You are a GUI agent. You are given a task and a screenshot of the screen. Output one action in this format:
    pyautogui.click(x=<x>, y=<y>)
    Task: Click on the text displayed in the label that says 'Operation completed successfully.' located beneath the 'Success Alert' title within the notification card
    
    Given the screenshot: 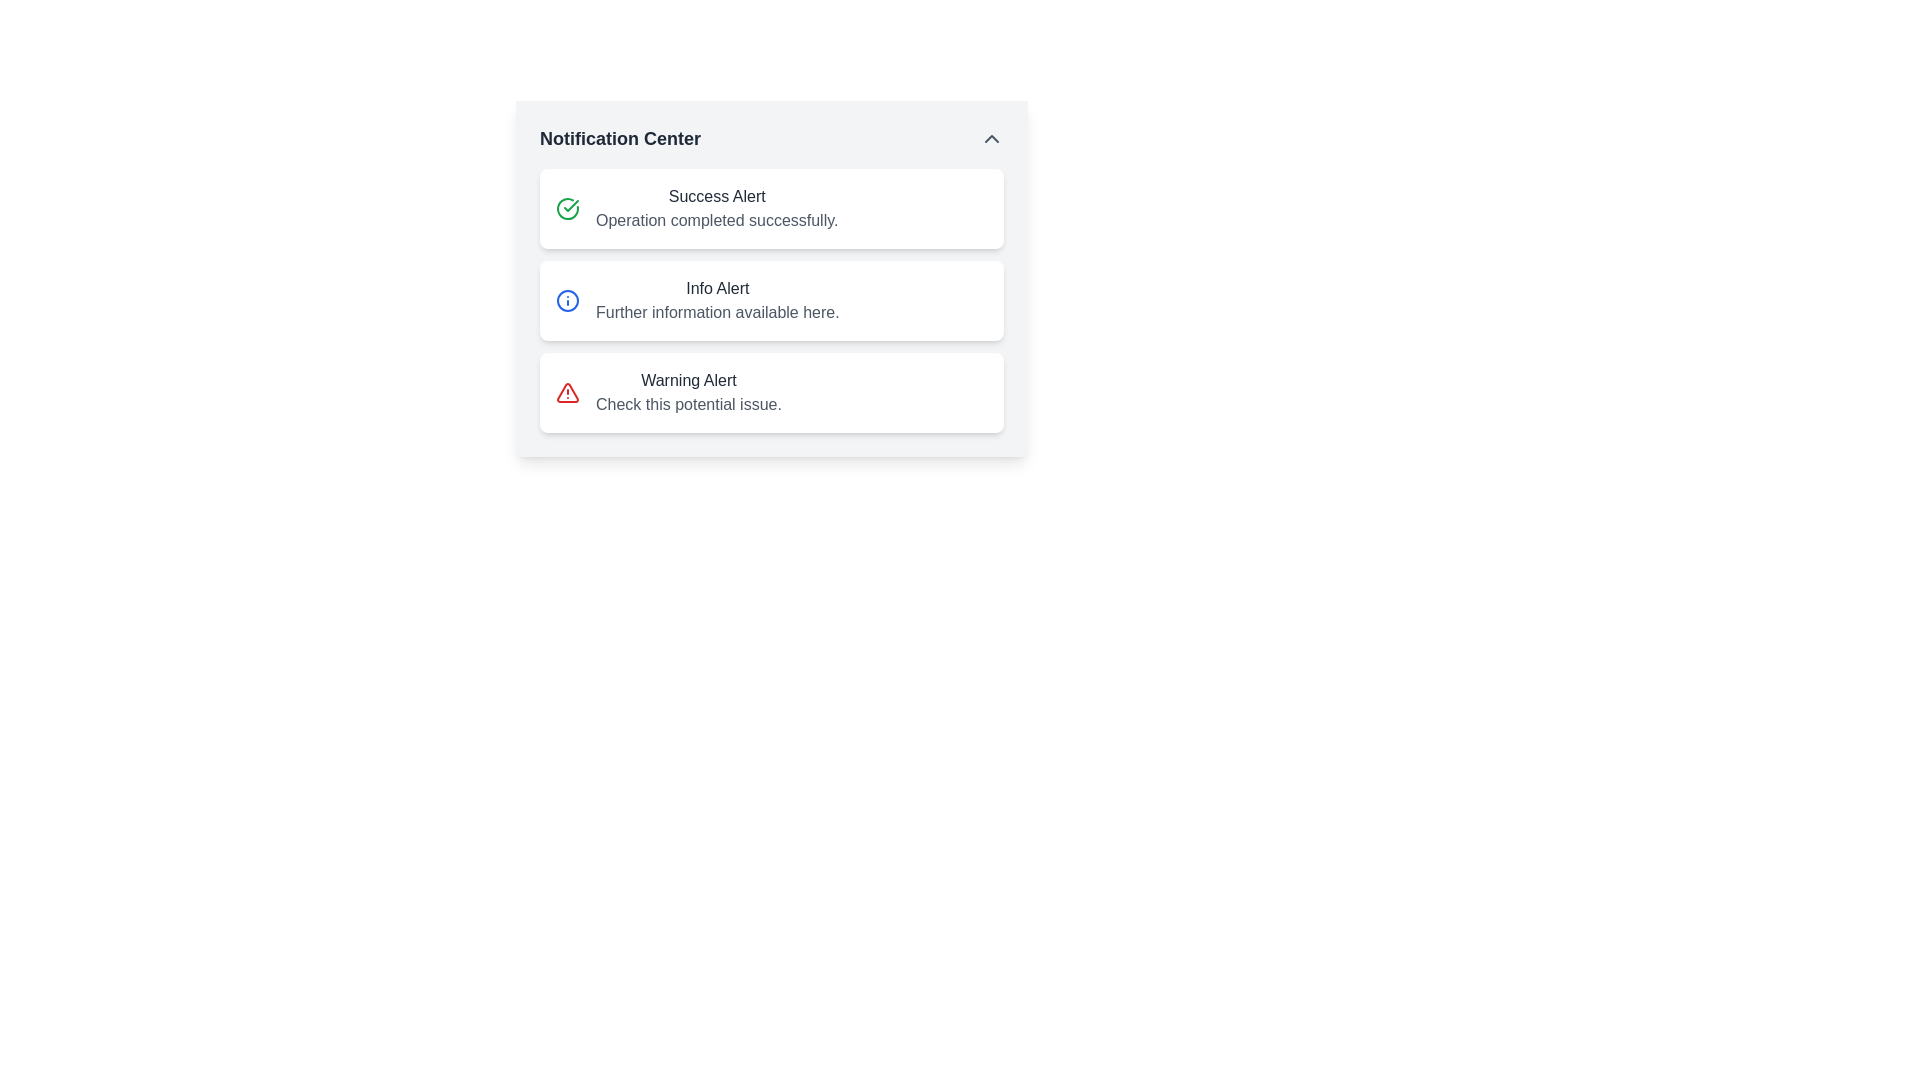 What is the action you would take?
    pyautogui.click(x=717, y=220)
    